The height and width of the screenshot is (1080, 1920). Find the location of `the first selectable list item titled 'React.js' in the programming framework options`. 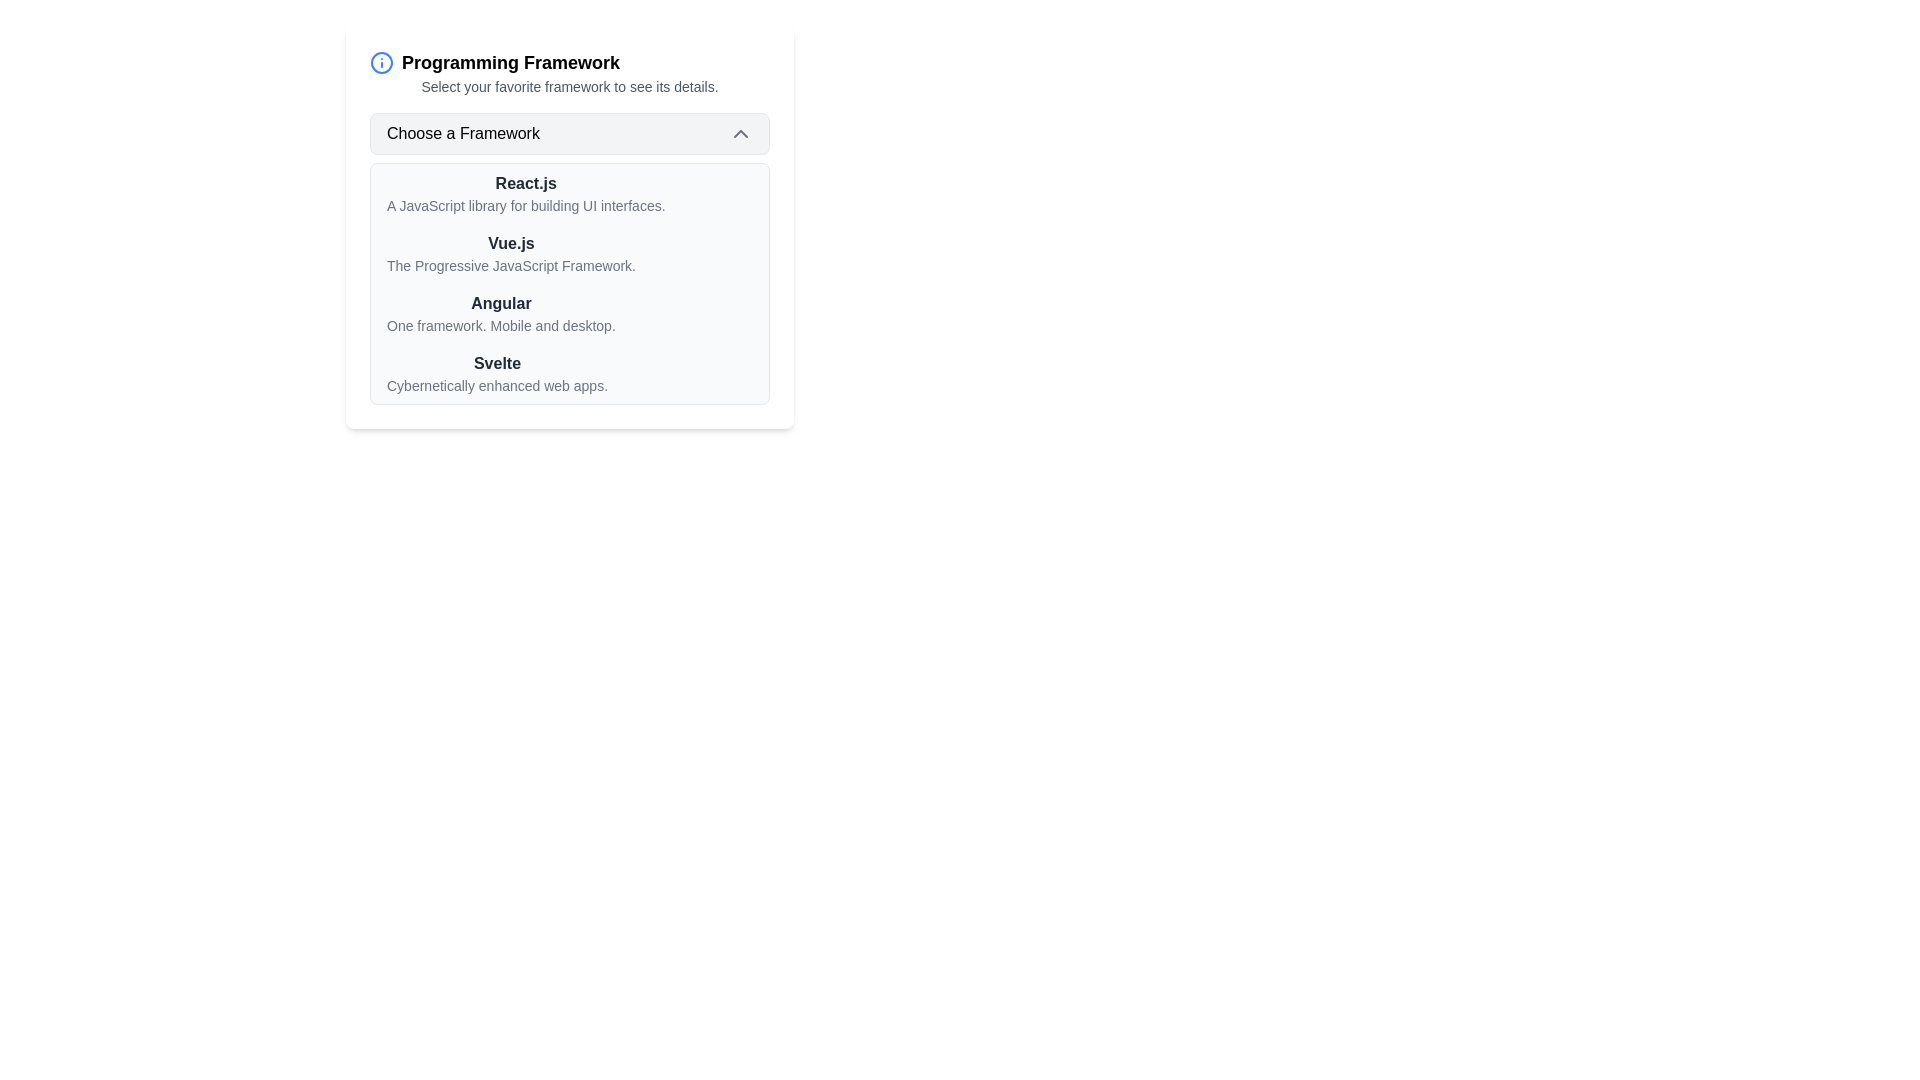

the first selectable list item titled 'React.js' in the programming framework options is located at coordinates (569, 193).